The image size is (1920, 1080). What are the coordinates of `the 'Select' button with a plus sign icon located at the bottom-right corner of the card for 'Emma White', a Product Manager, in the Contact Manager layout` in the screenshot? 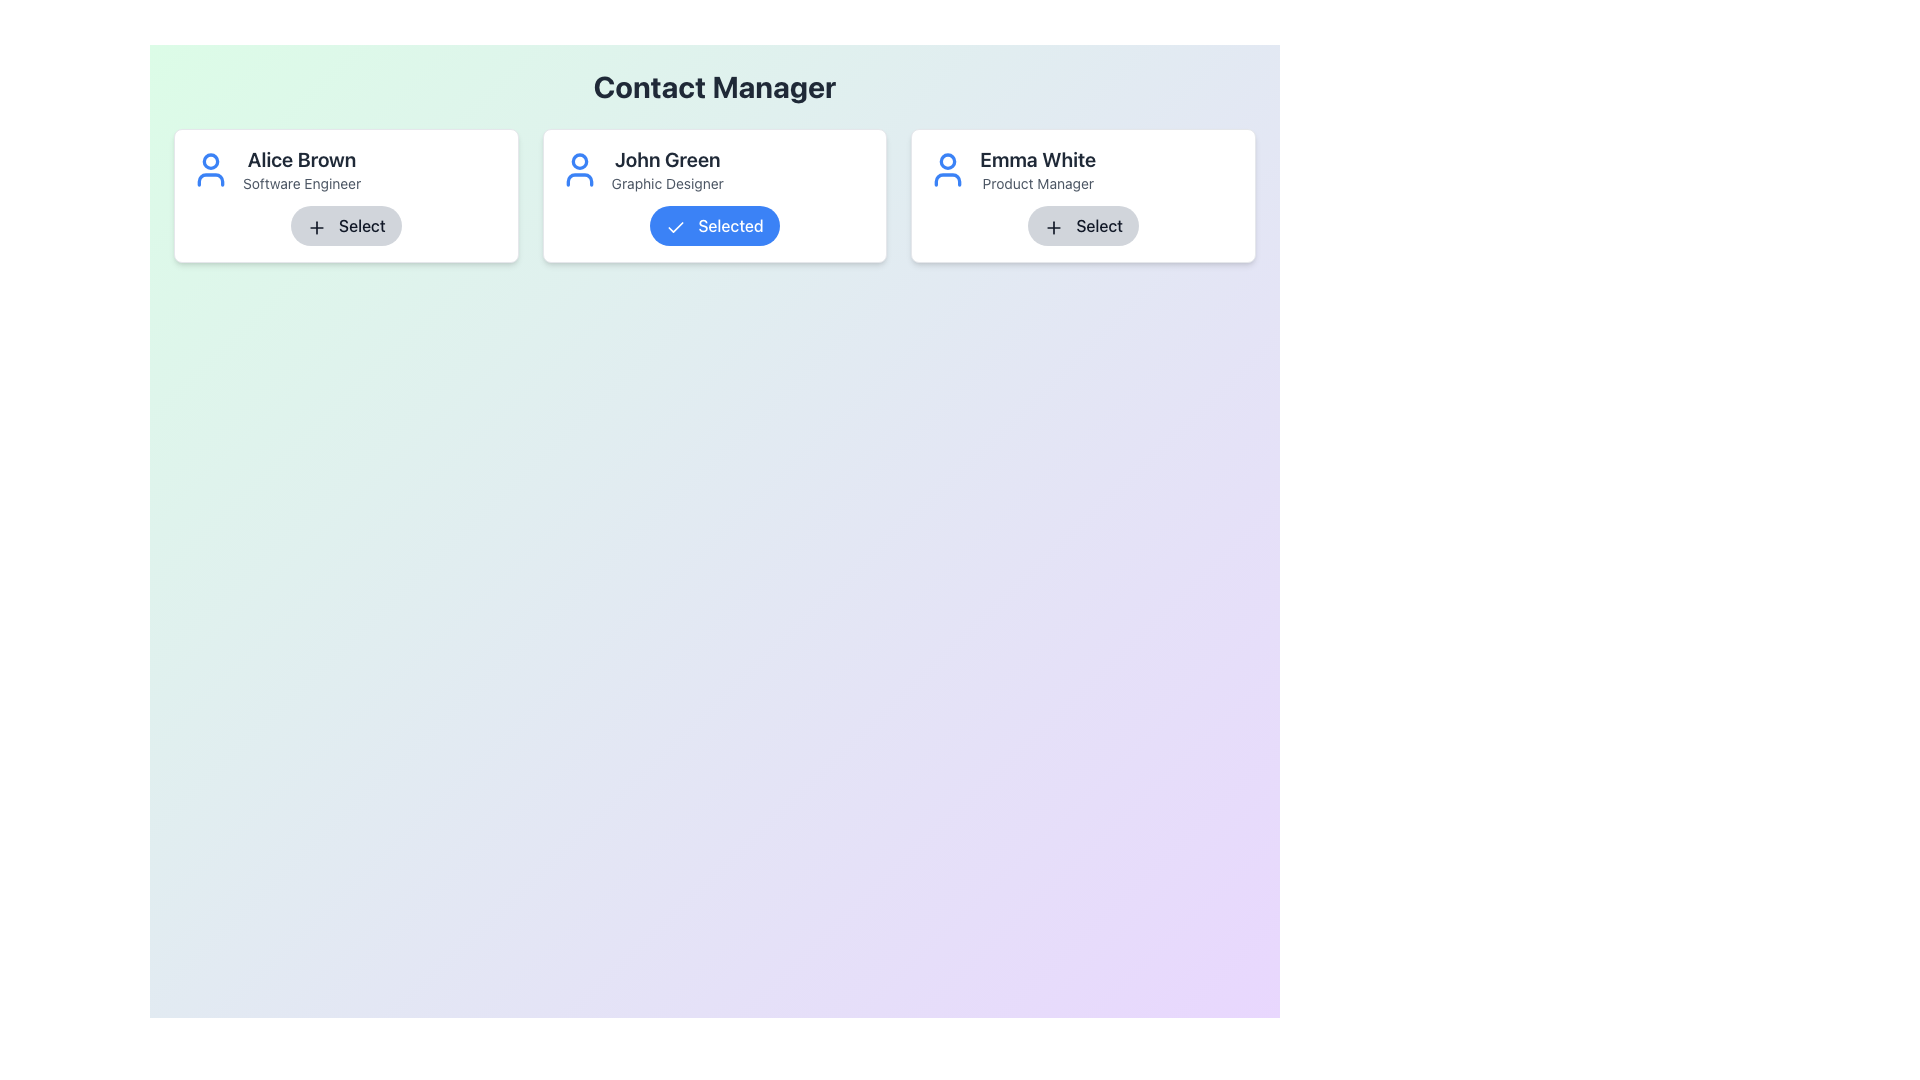 It's located at (1082, 225).